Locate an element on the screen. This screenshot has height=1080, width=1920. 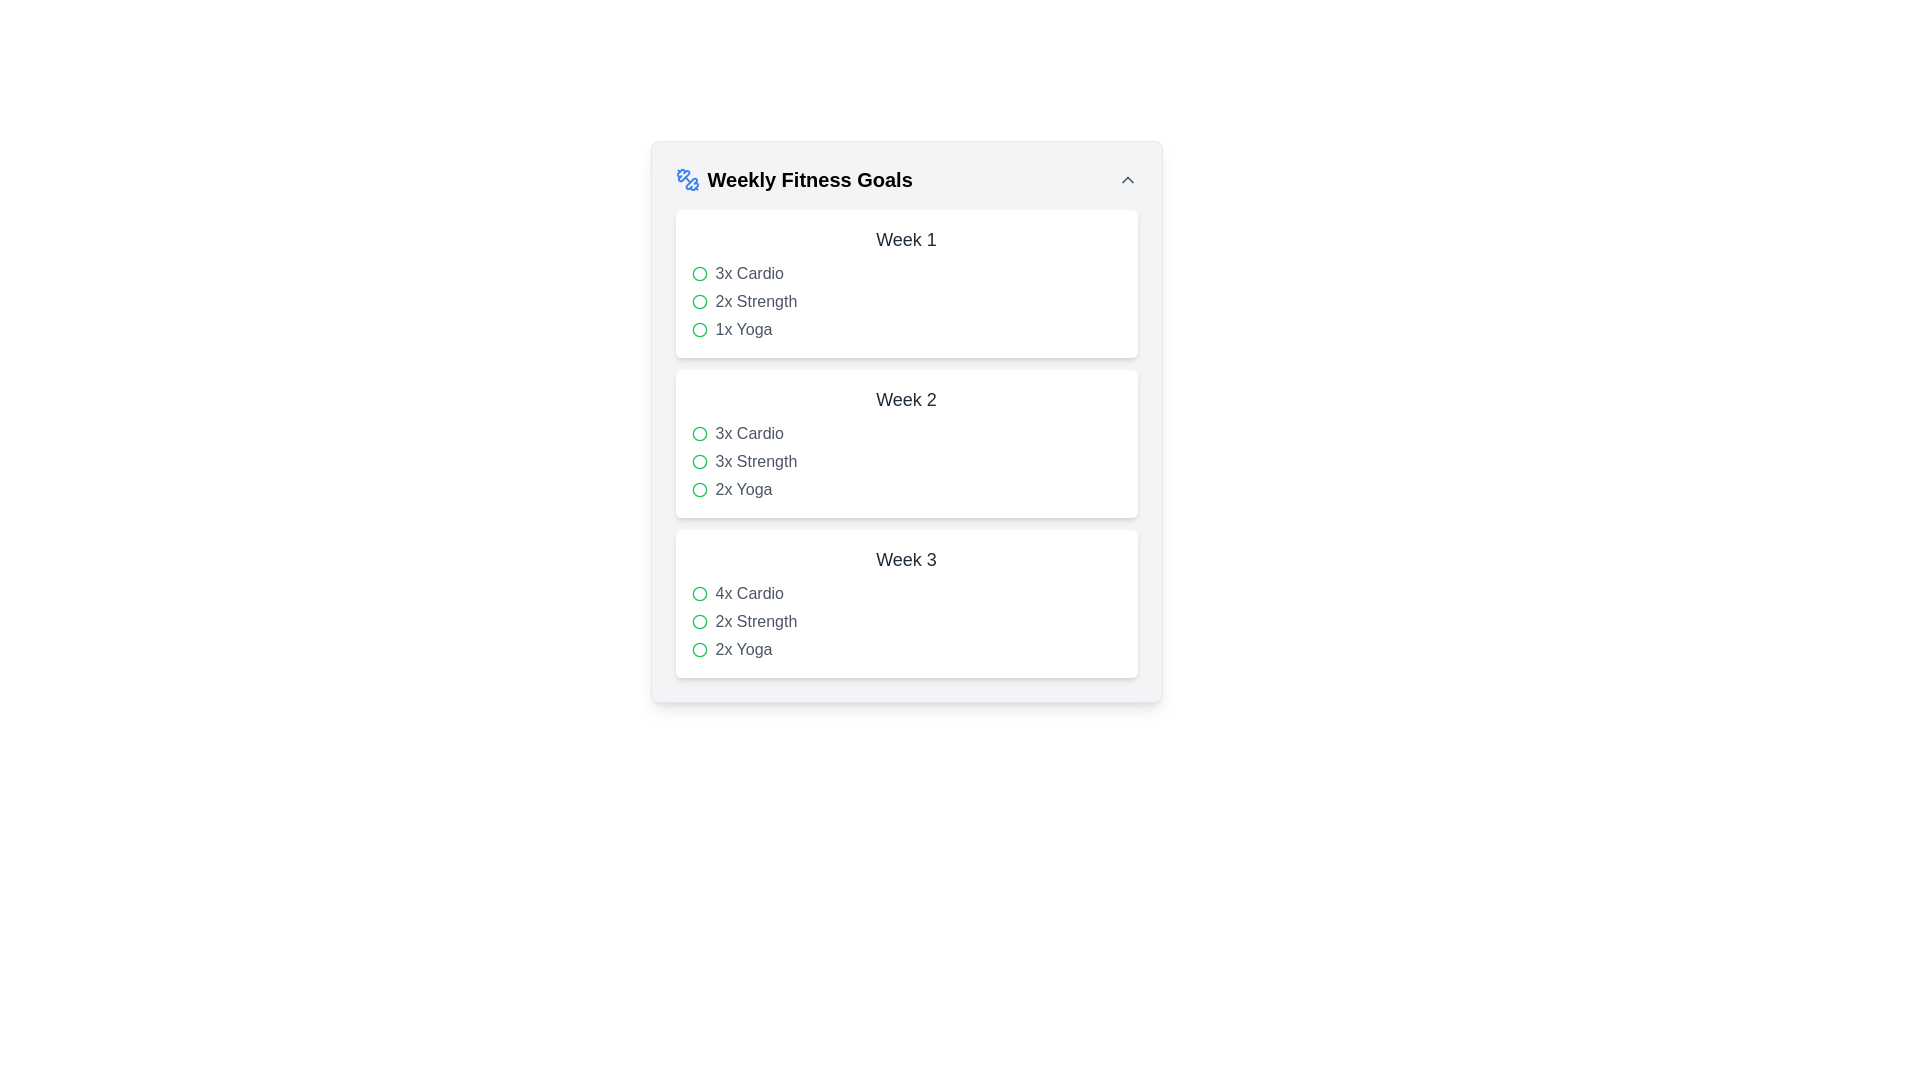
the circular icon with a green border indicating status or completion, located to the left of the text '1x Yoga' in the 'Week 1' section is located at coordinates (699, 329).